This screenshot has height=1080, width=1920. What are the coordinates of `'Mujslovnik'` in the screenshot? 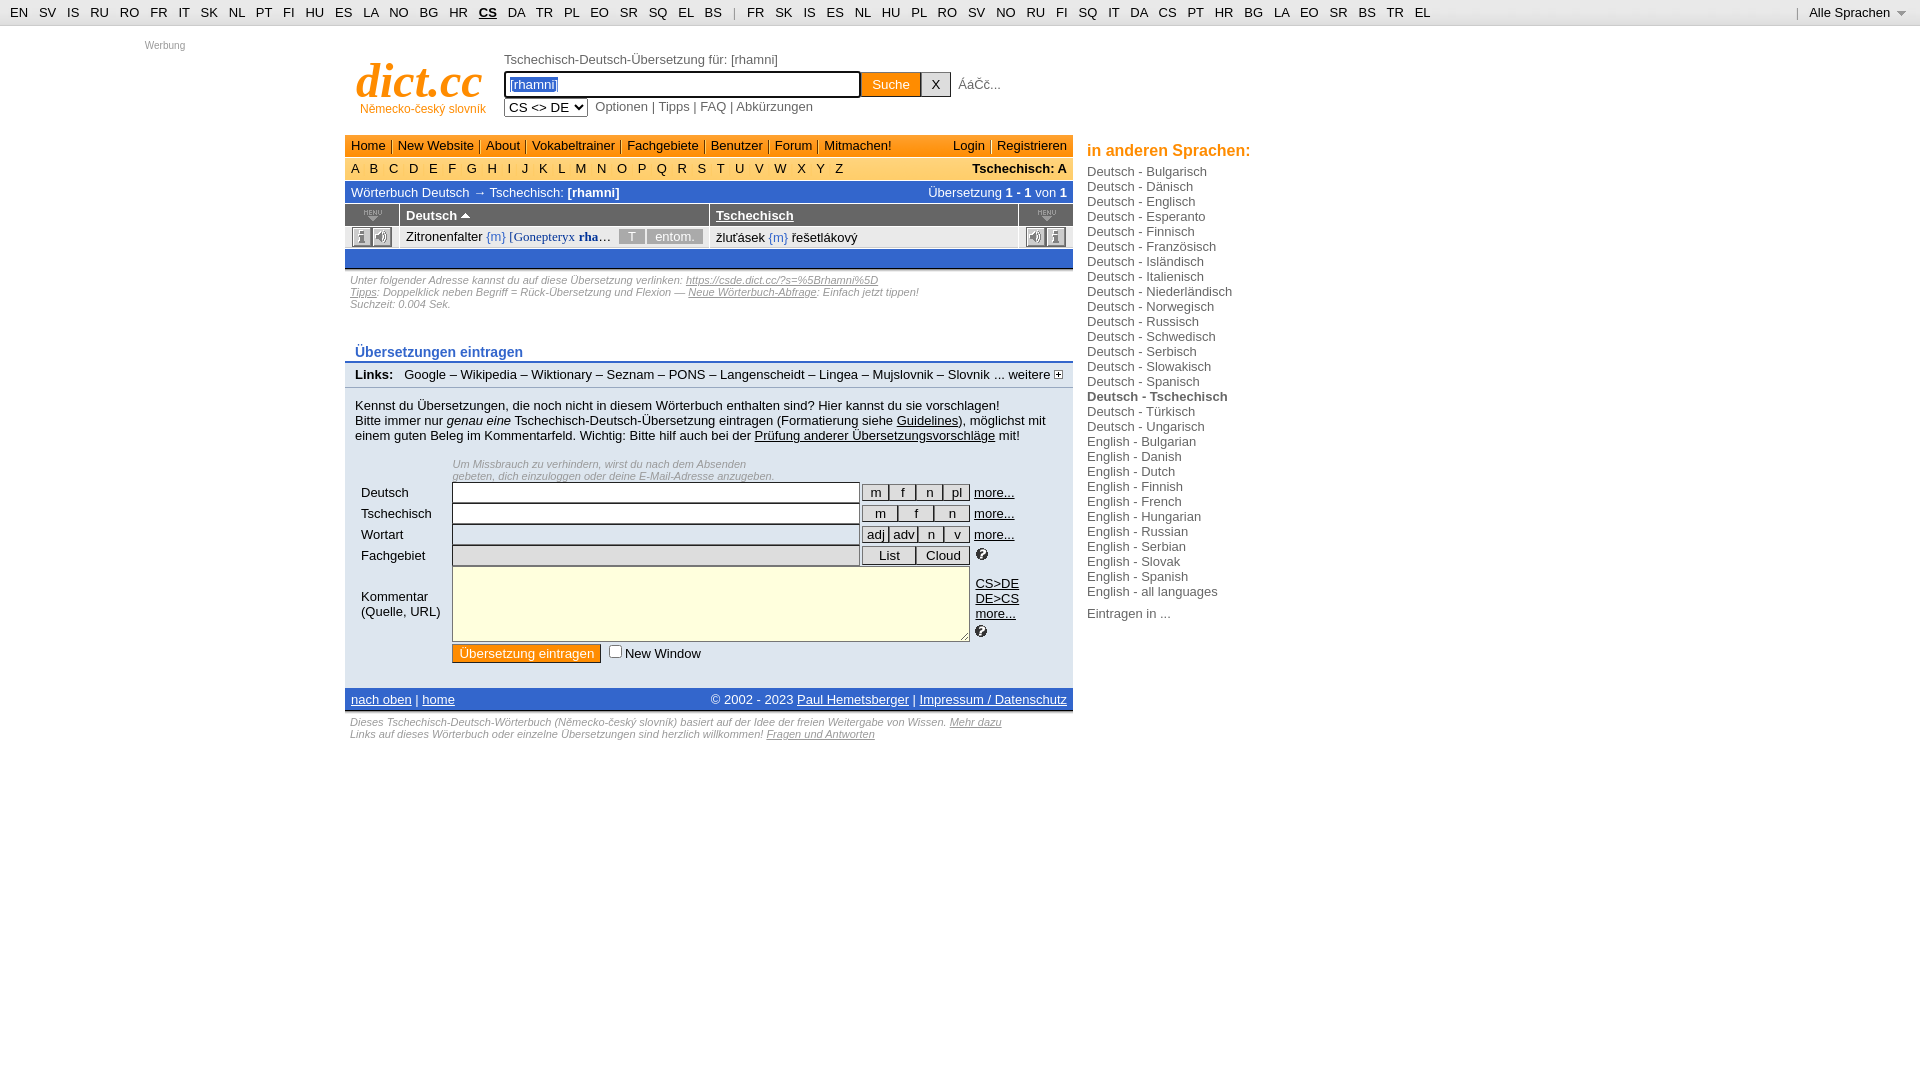 It's located at (902, 374).